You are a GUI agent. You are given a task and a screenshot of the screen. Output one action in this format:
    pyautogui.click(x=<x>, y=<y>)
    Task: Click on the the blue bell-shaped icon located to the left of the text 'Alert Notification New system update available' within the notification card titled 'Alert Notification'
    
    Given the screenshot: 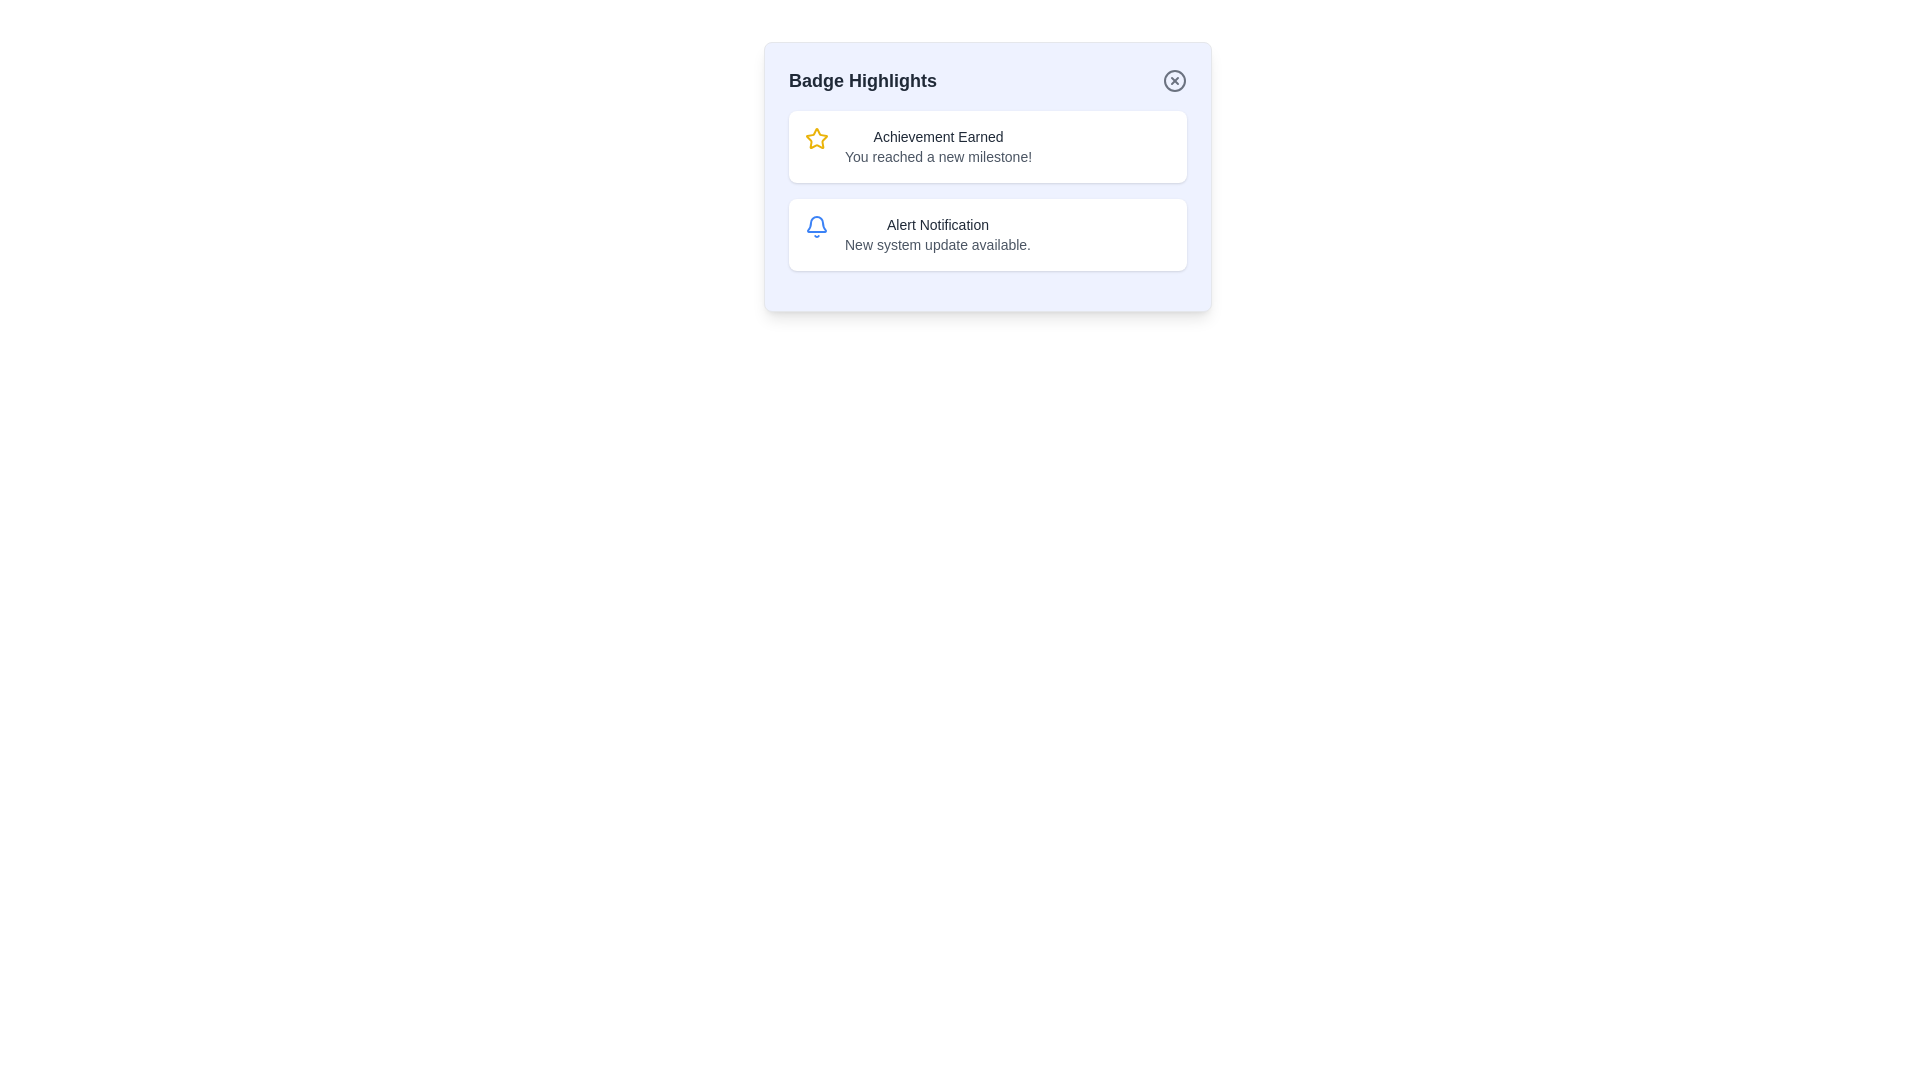 What is the action you would take?
    pyautogui.click(x=816, y=226)
    